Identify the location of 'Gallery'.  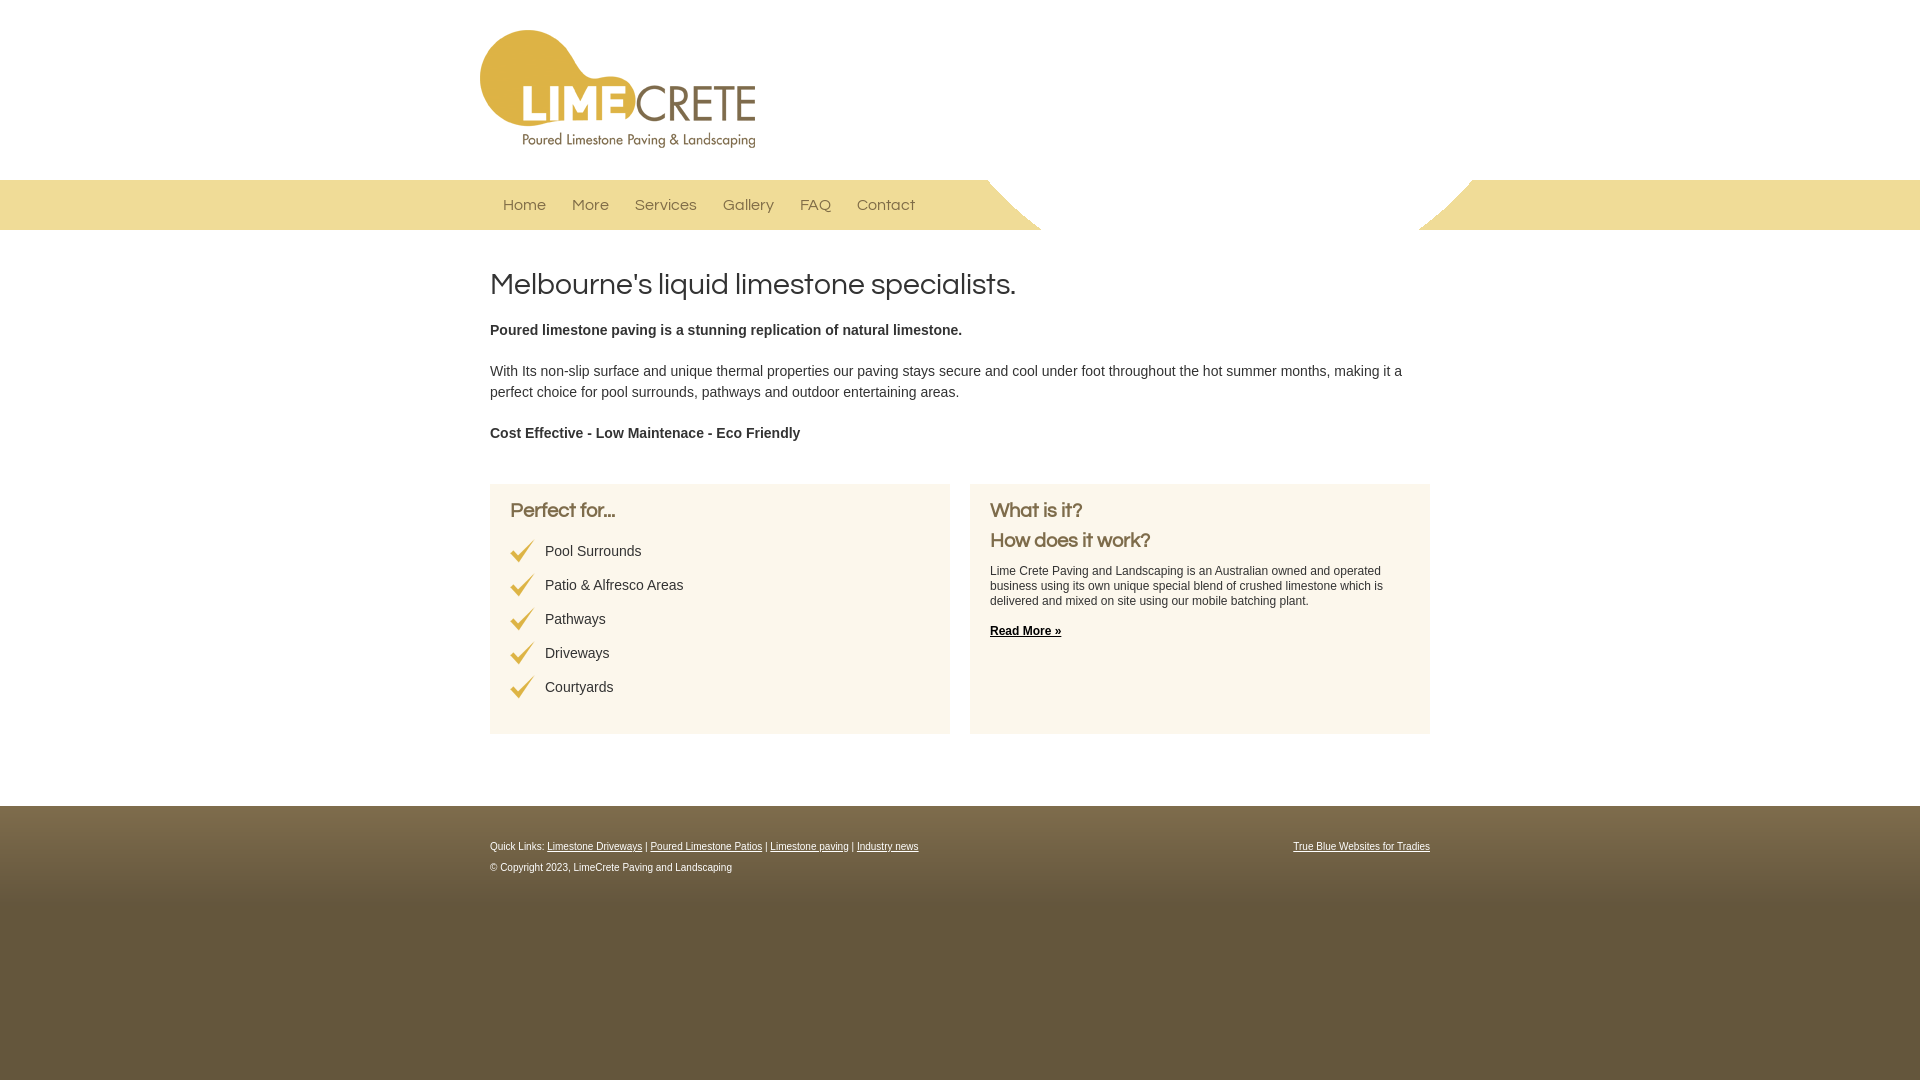
(747, 204).